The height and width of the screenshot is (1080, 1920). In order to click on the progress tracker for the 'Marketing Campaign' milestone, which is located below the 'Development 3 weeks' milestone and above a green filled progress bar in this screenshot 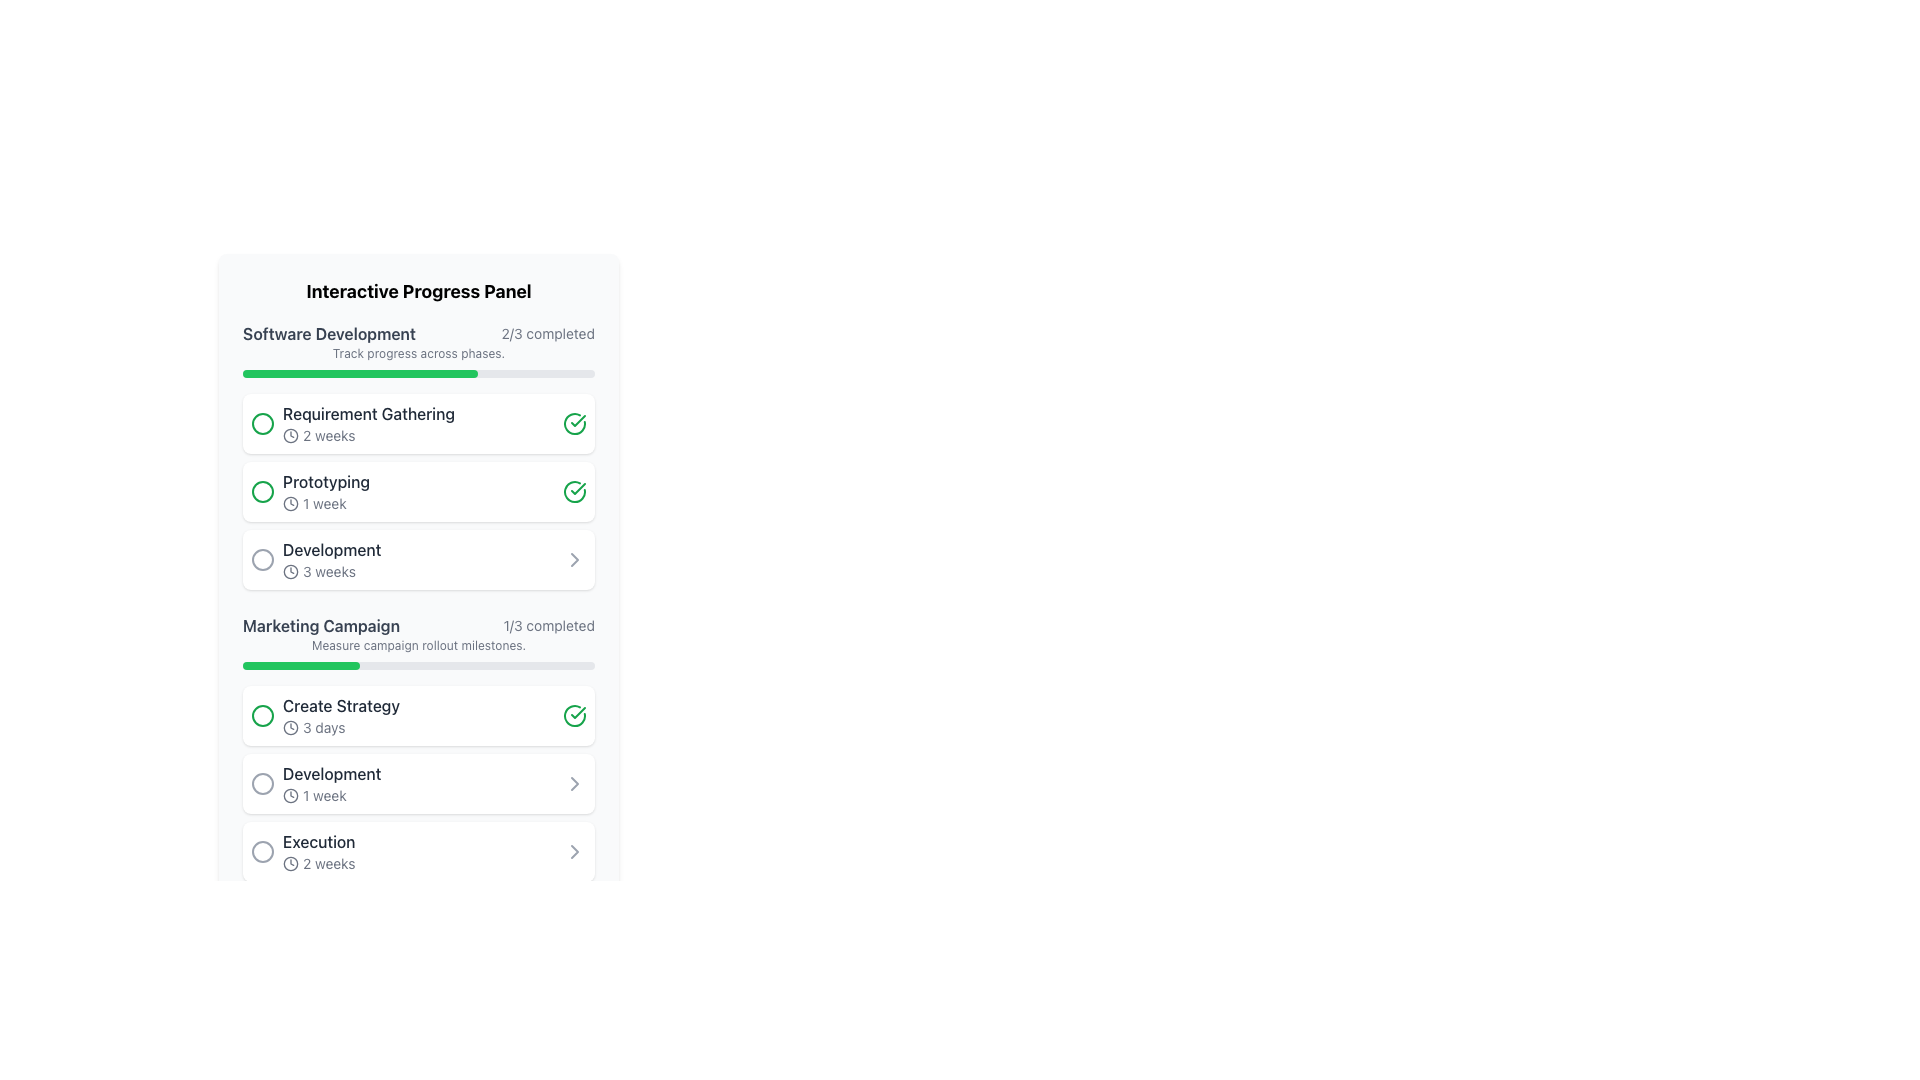, I will do `click(417, 624)`.